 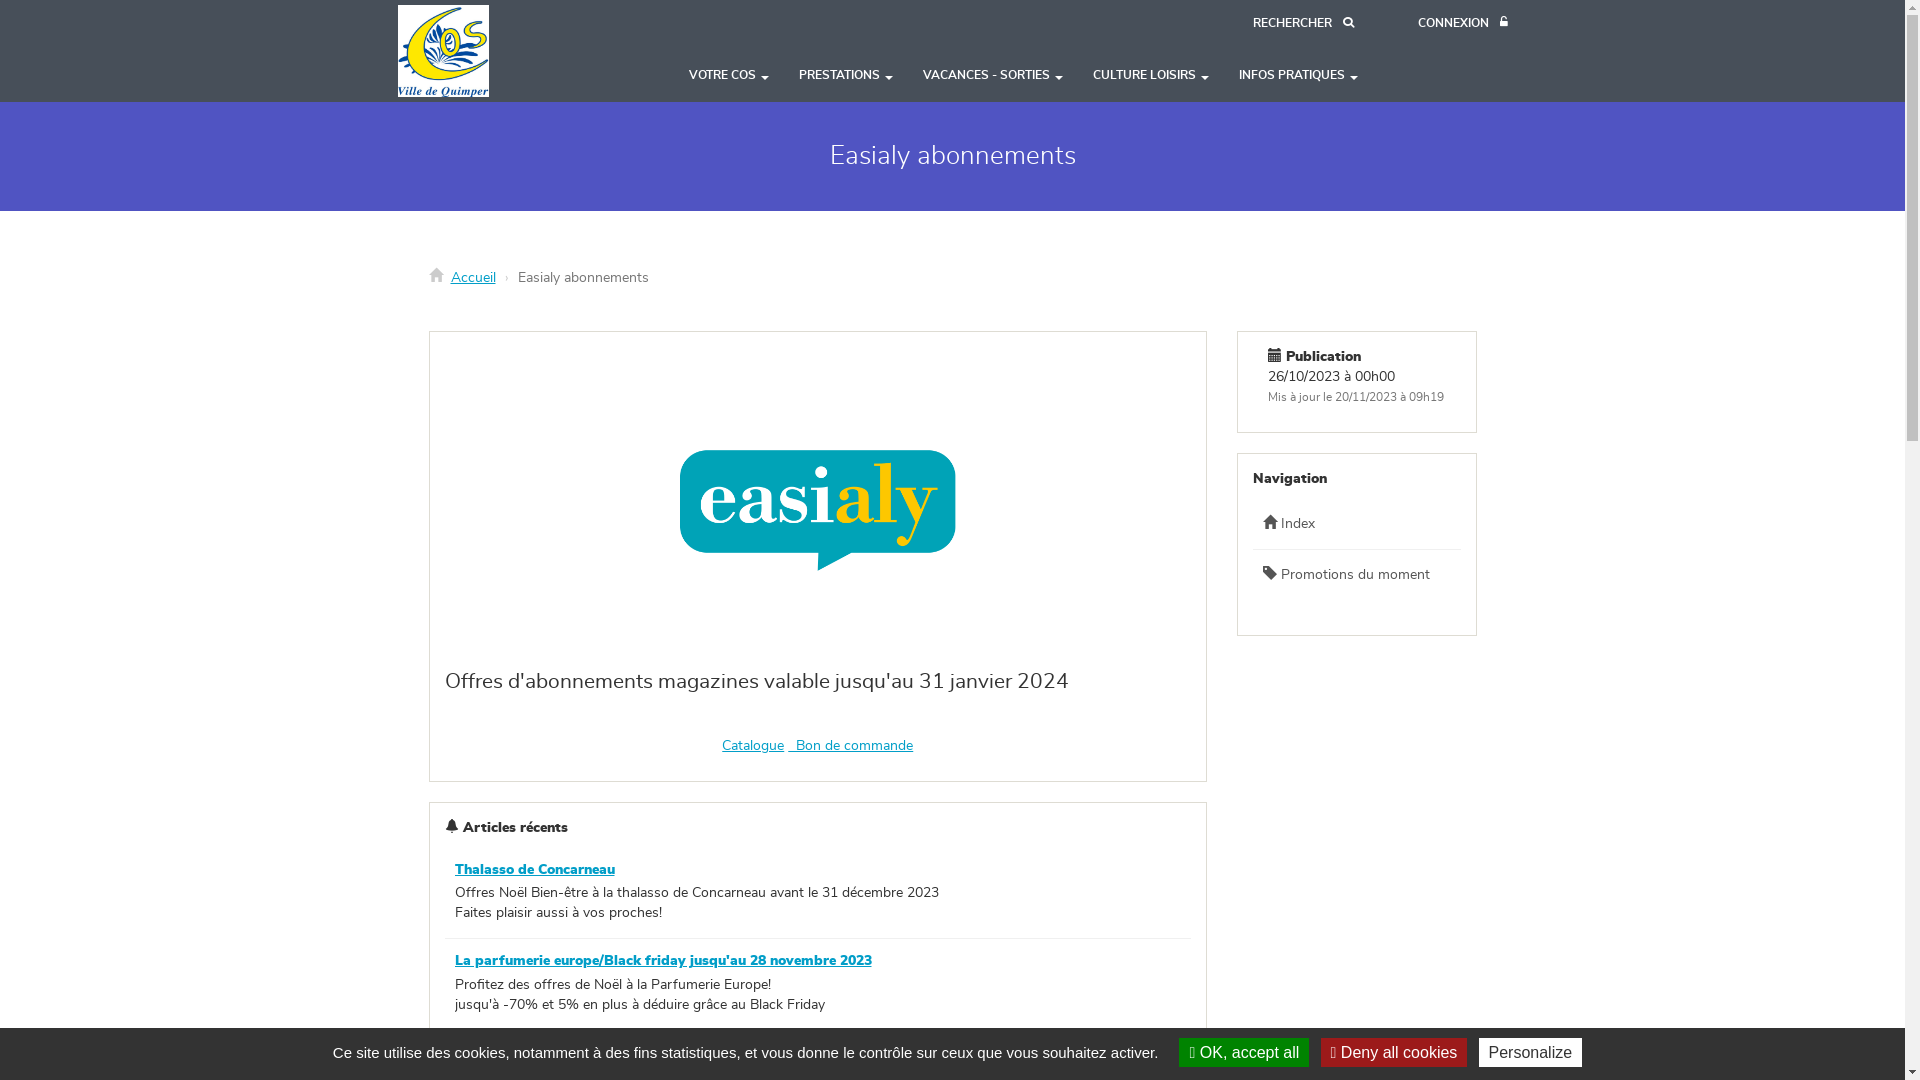 I want to click on 'Thalasso de Concarneau', so click(x=533, y=869).